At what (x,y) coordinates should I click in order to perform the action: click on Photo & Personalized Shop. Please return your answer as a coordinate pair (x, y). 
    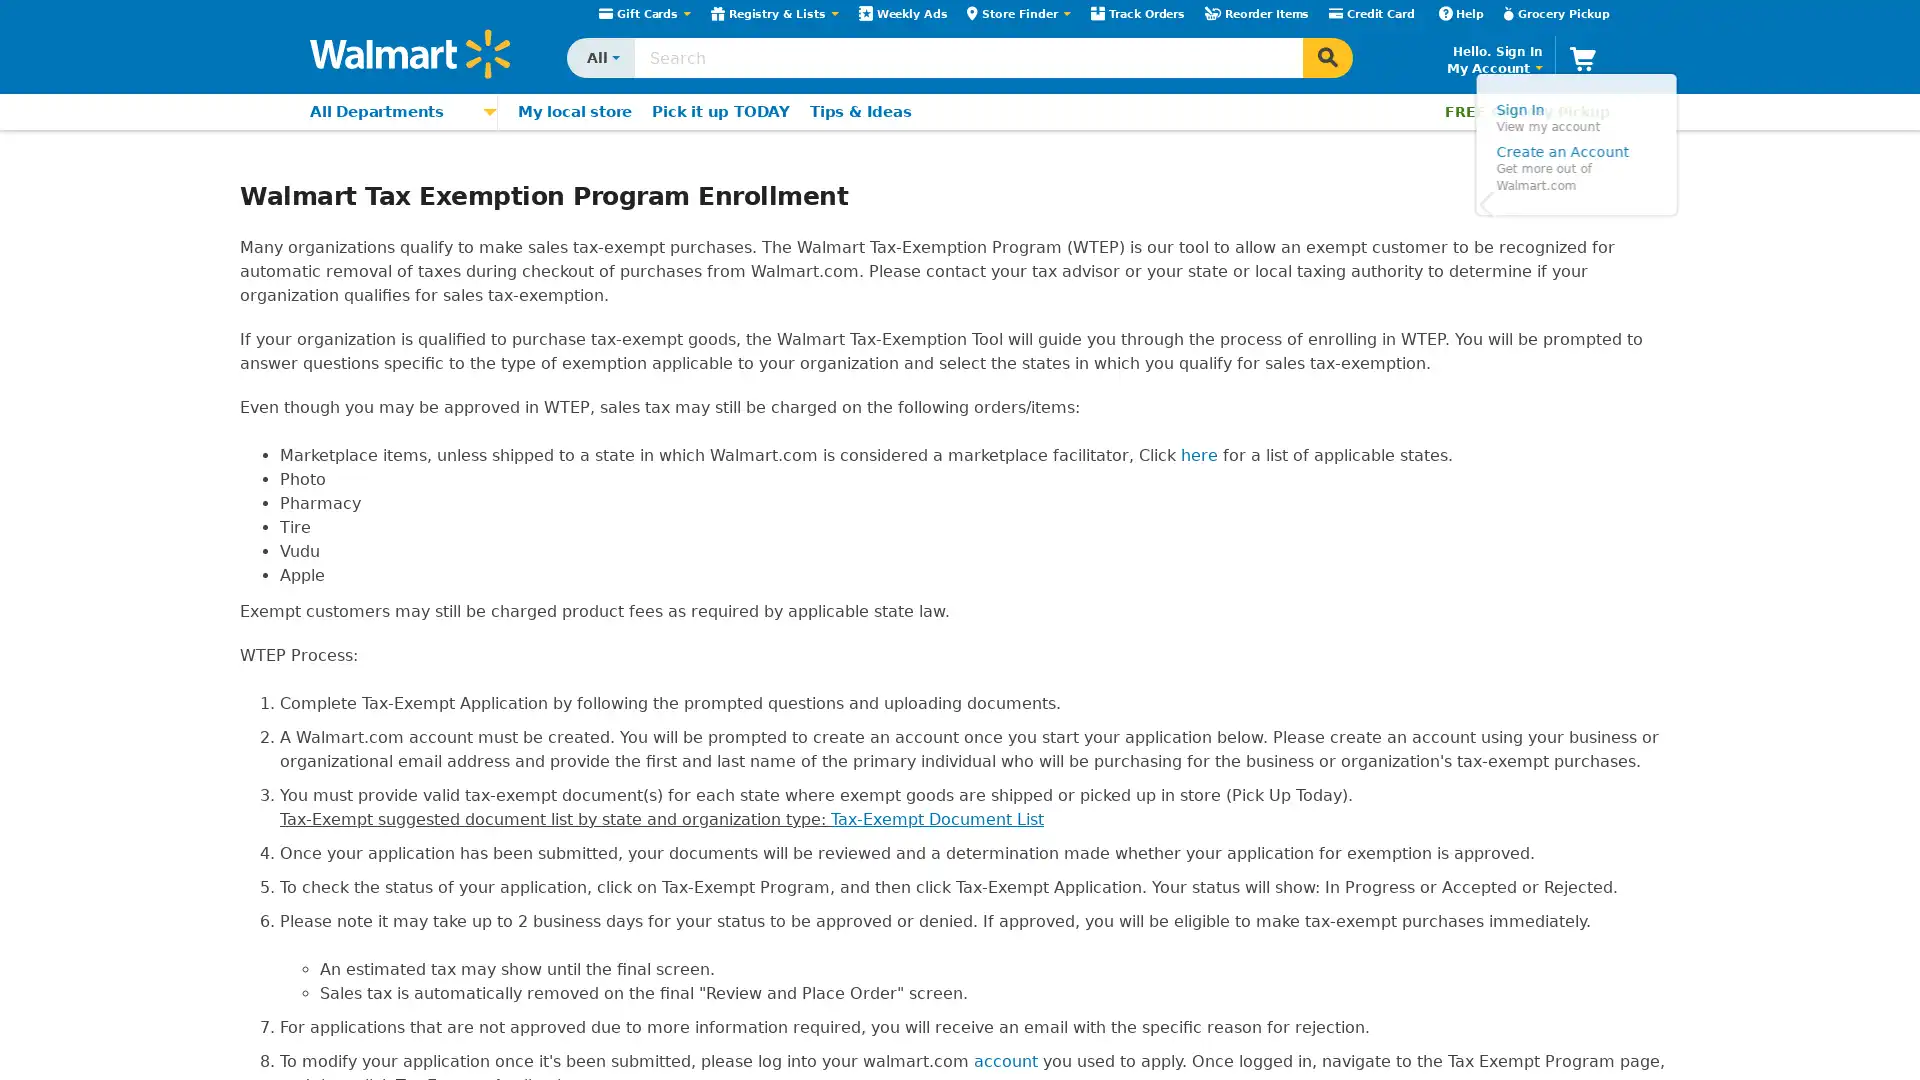
    Looking at the image, I should click on (388, 534).